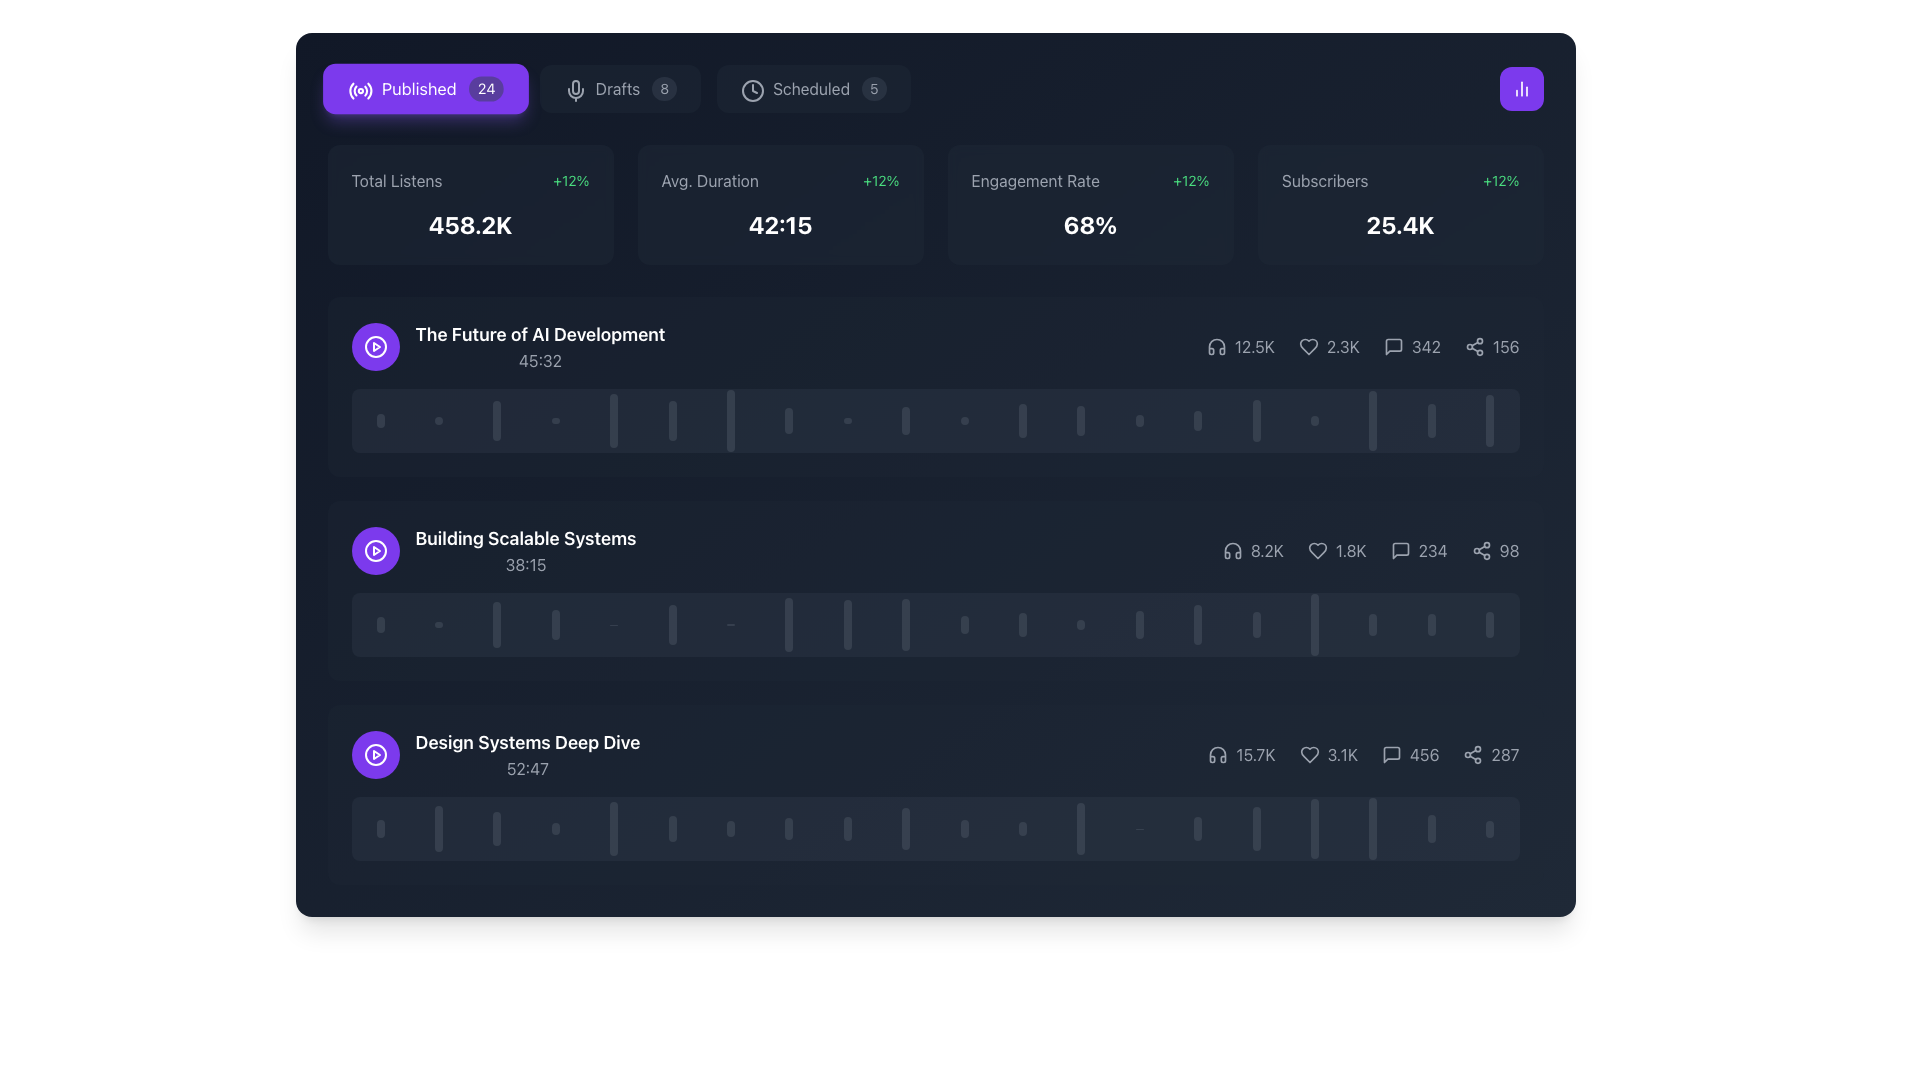 This screenshot has height=1080, width=1920. Describe the element at coordinates (375, 551) in the screenshot. I see `the circular violet button with a white play icon located to the left of the text 'Building Scalable Systems' and above '38:15' to observe style changes` at that location.